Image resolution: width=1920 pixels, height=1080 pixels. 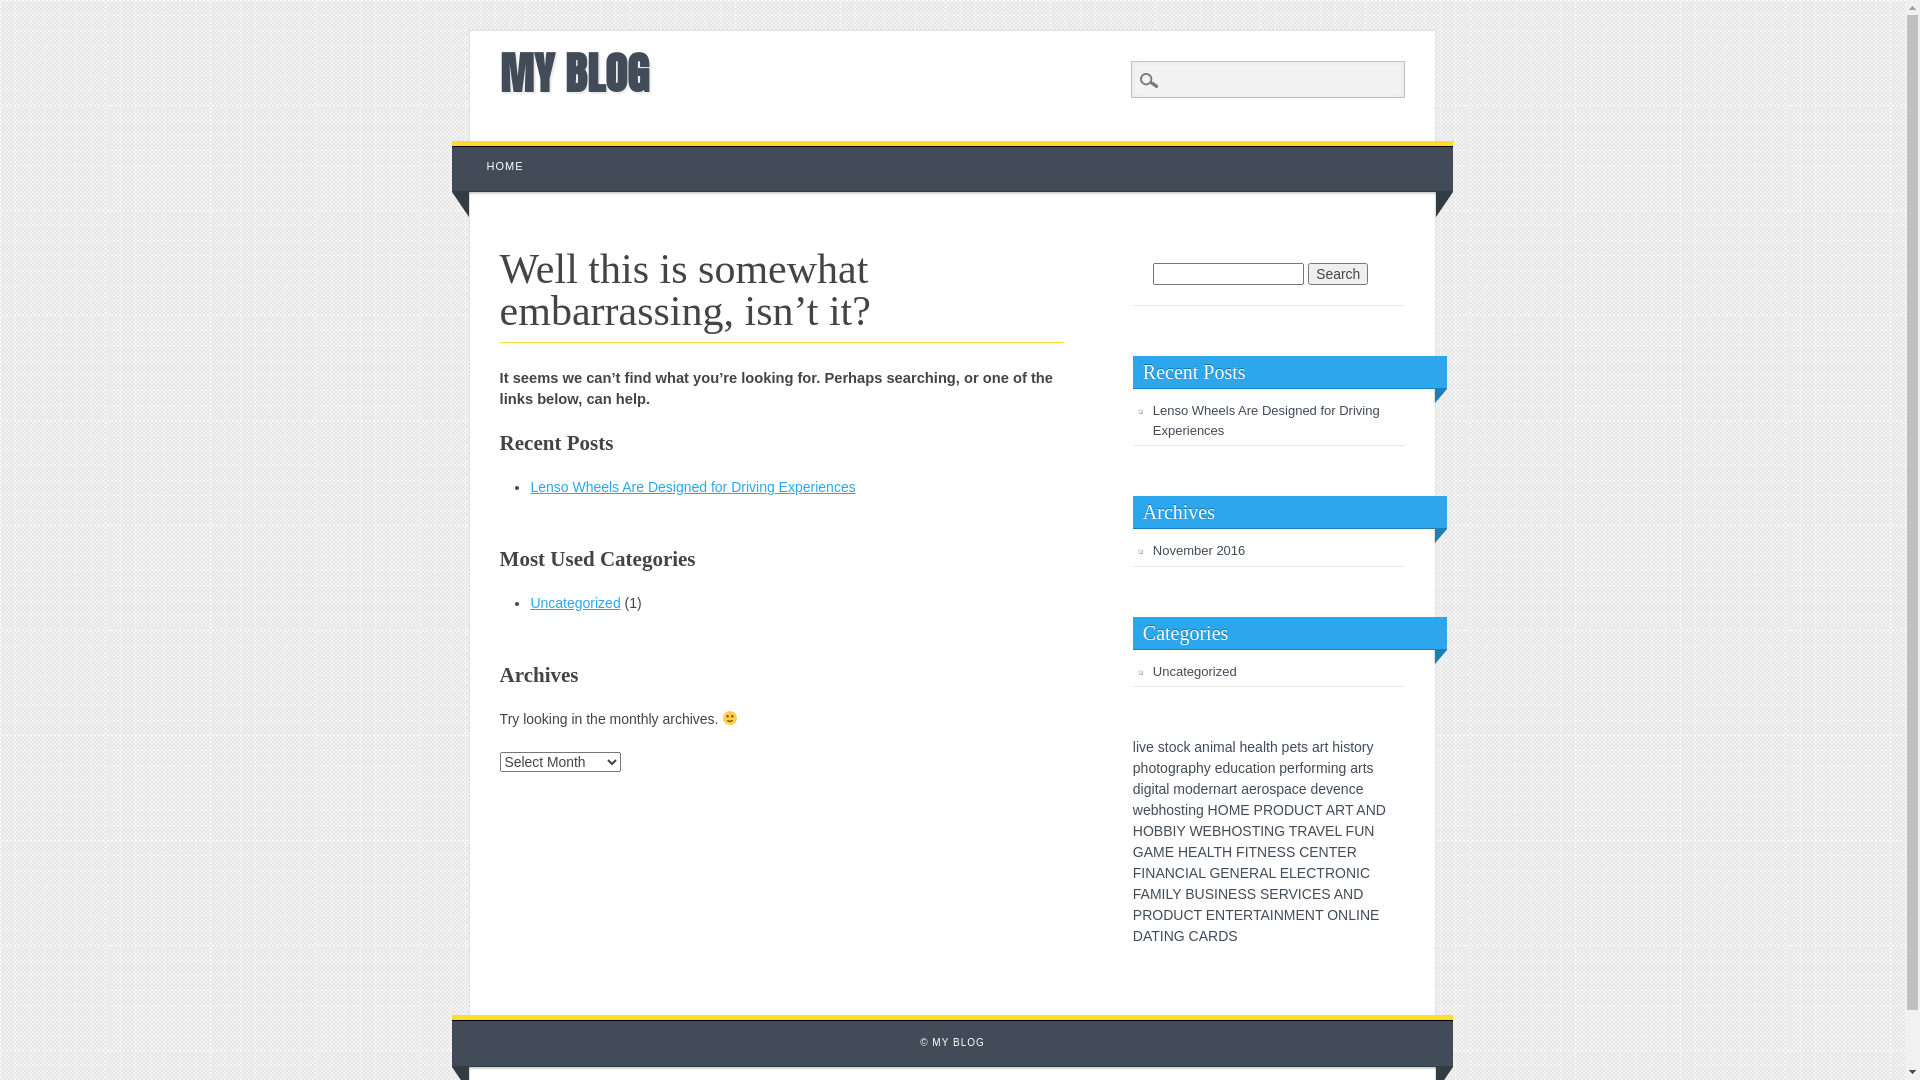 What do you see at coordinates (1218, 871) in the screenshot?
I see `'E'` at bounding box center [1218, 871].